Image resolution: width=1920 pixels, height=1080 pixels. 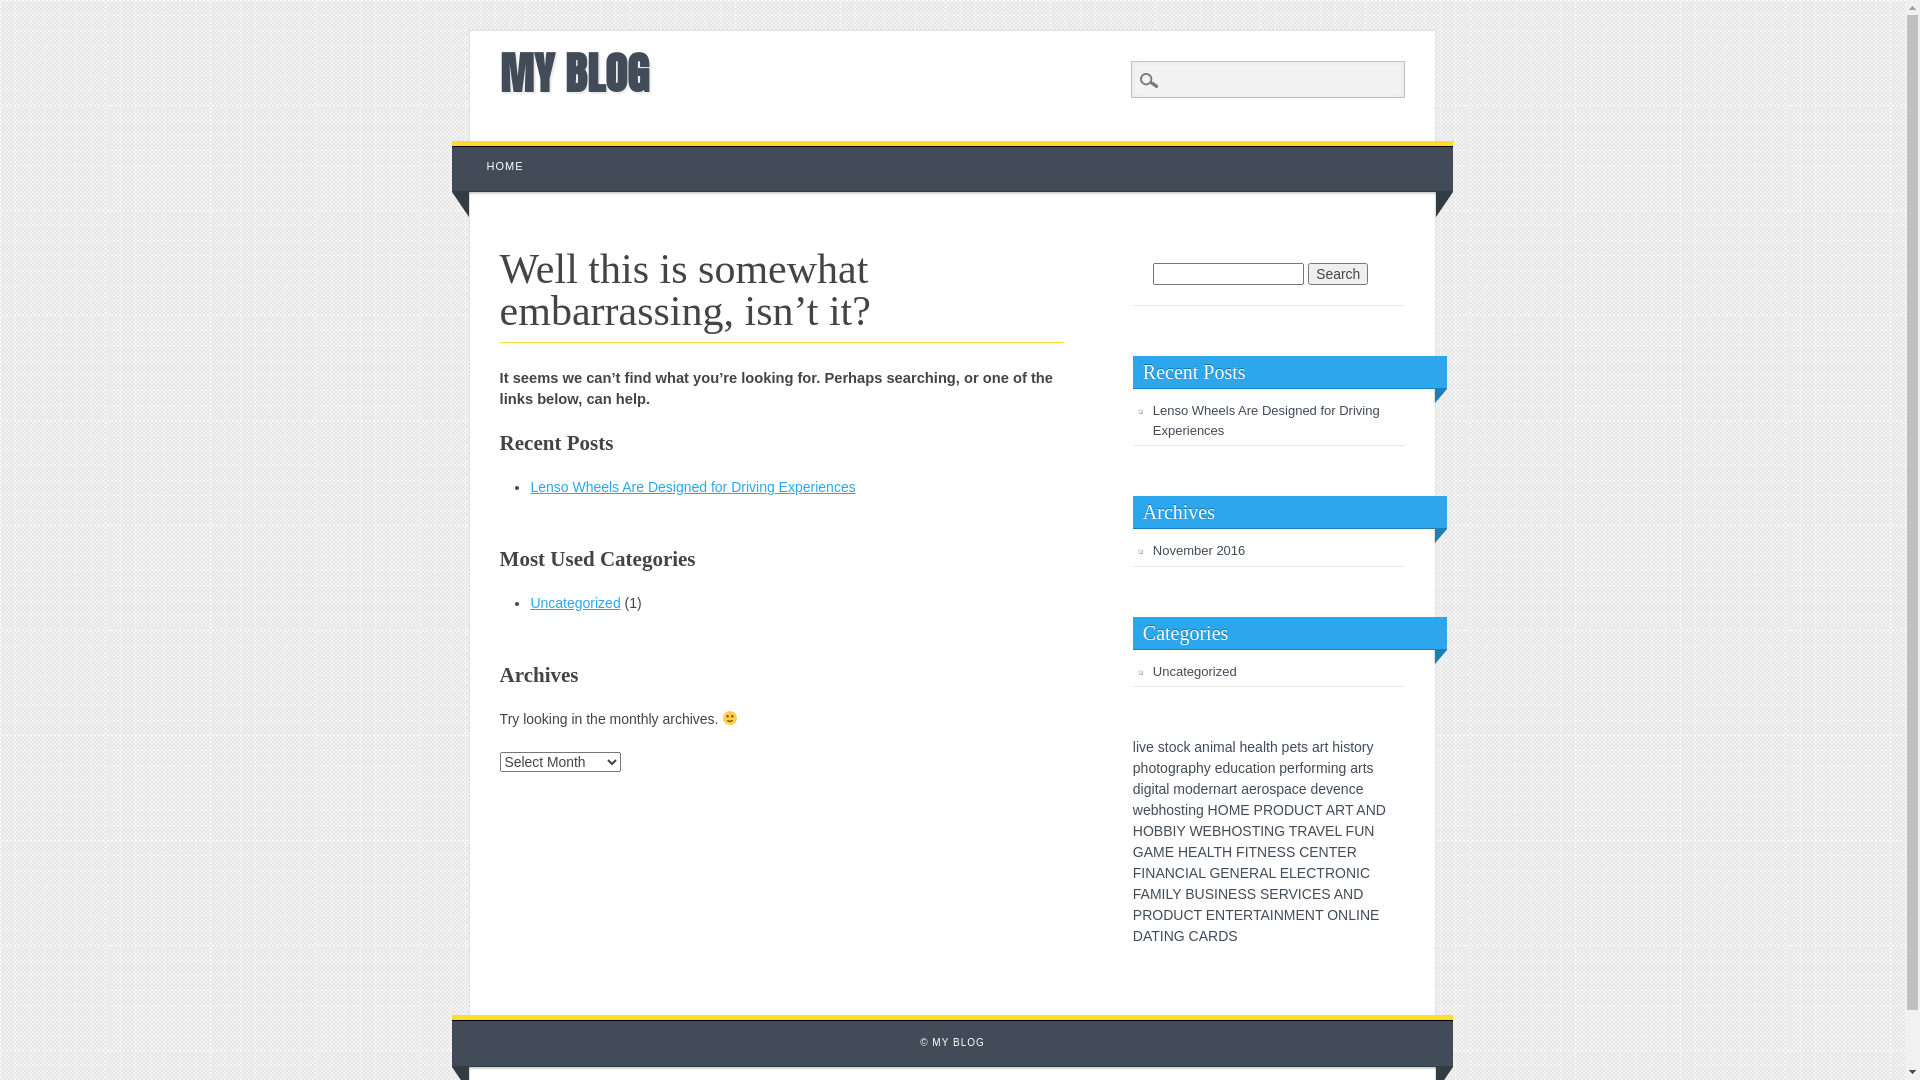 What do you see at coordinates (1218, 871) in the screenshot?
I see `'E'` at bounding box center [1218, 871].